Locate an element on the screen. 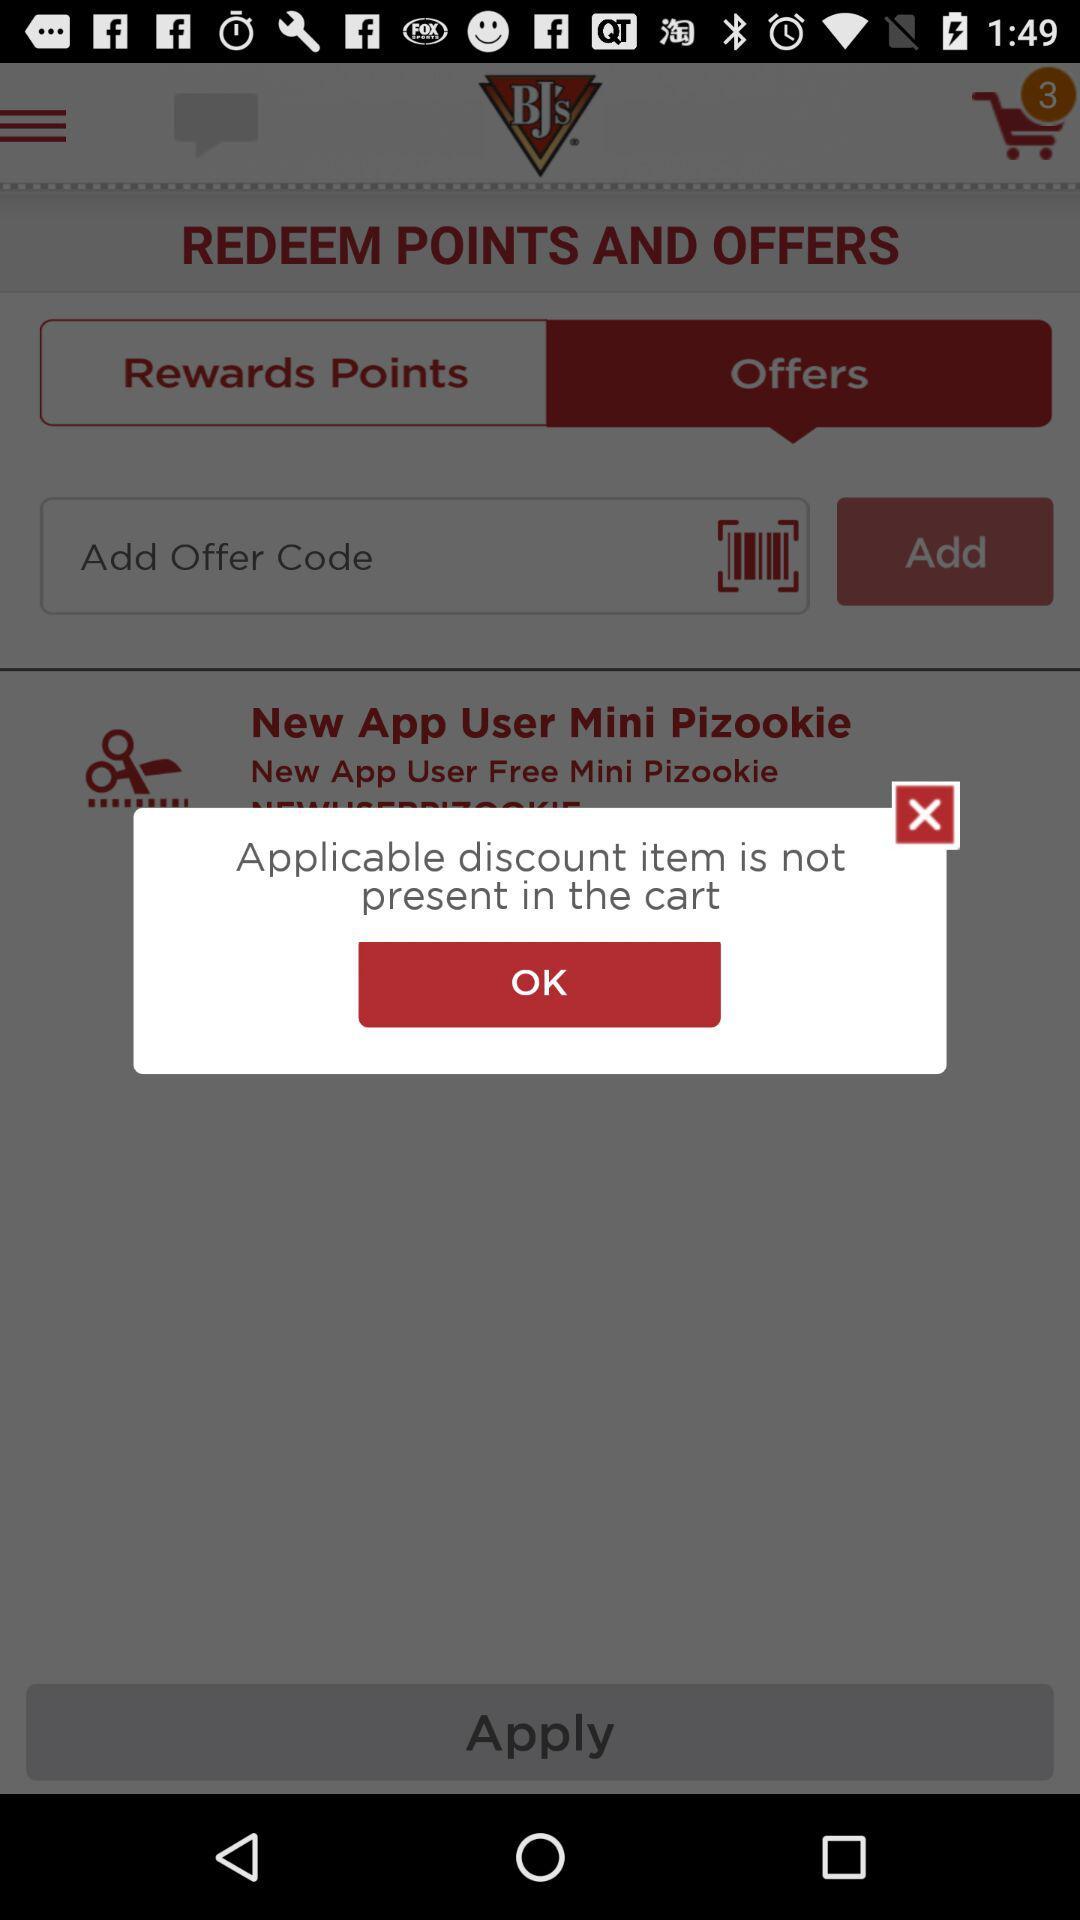 The width and height of the screenshot is (1080, 1920). item below the applicable discount item icon is located at coordinates (538, 984).